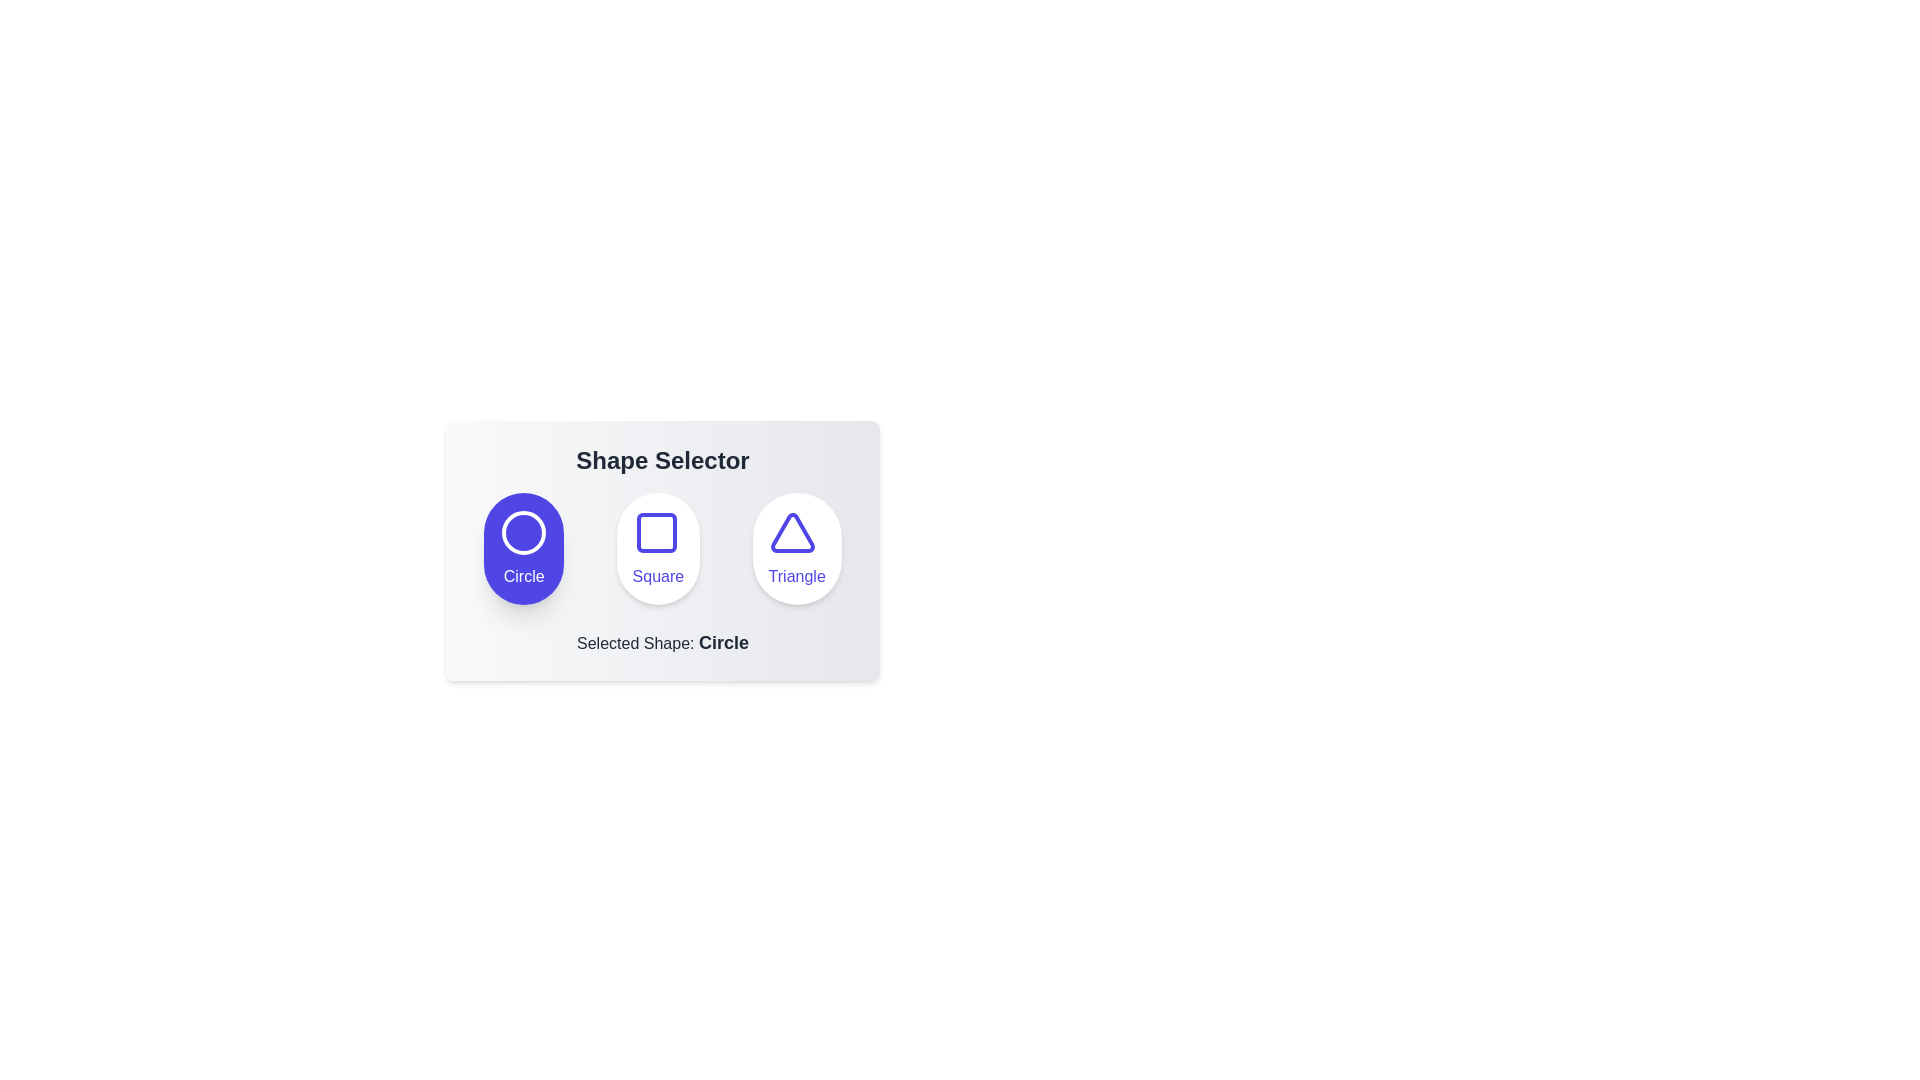  Describe the element at coordinates (796, 548) in the screenshot. I see `the Triangle button to select it` at that location.